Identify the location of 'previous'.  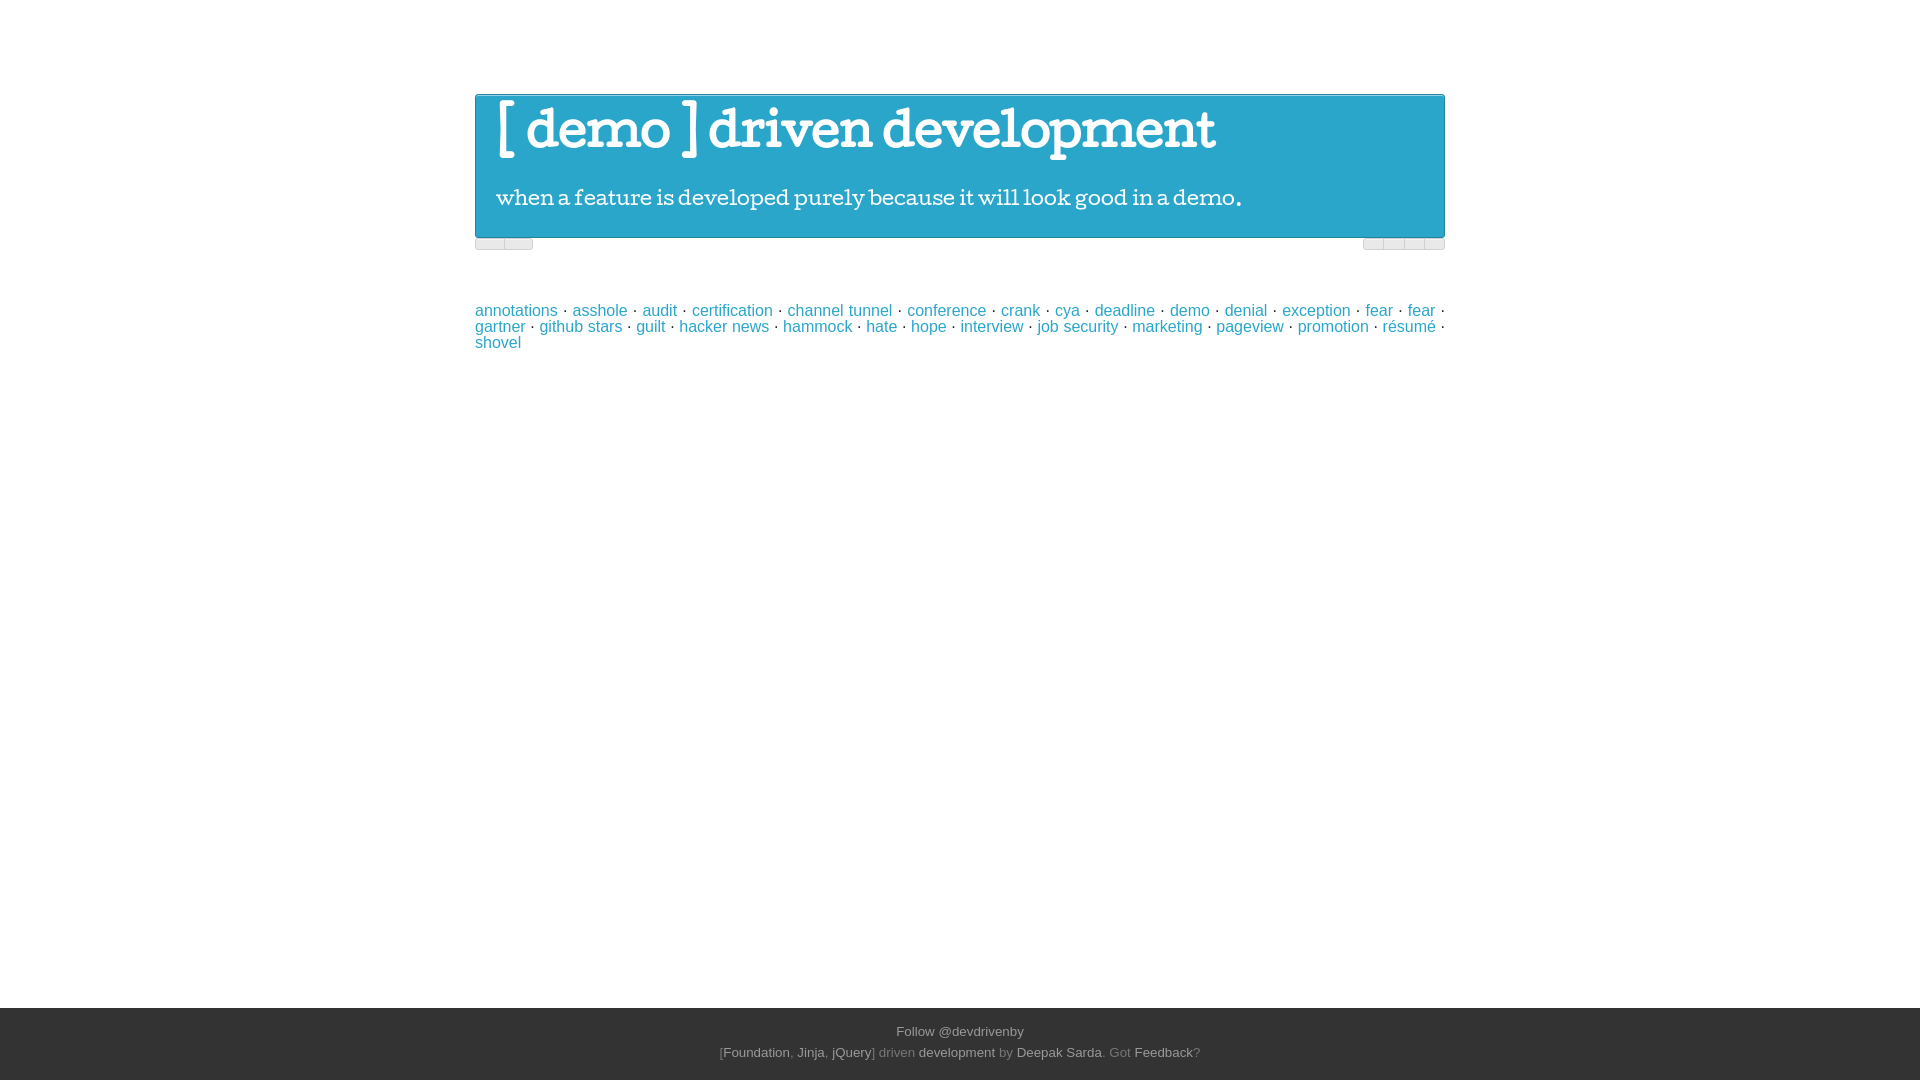
(489, 242).